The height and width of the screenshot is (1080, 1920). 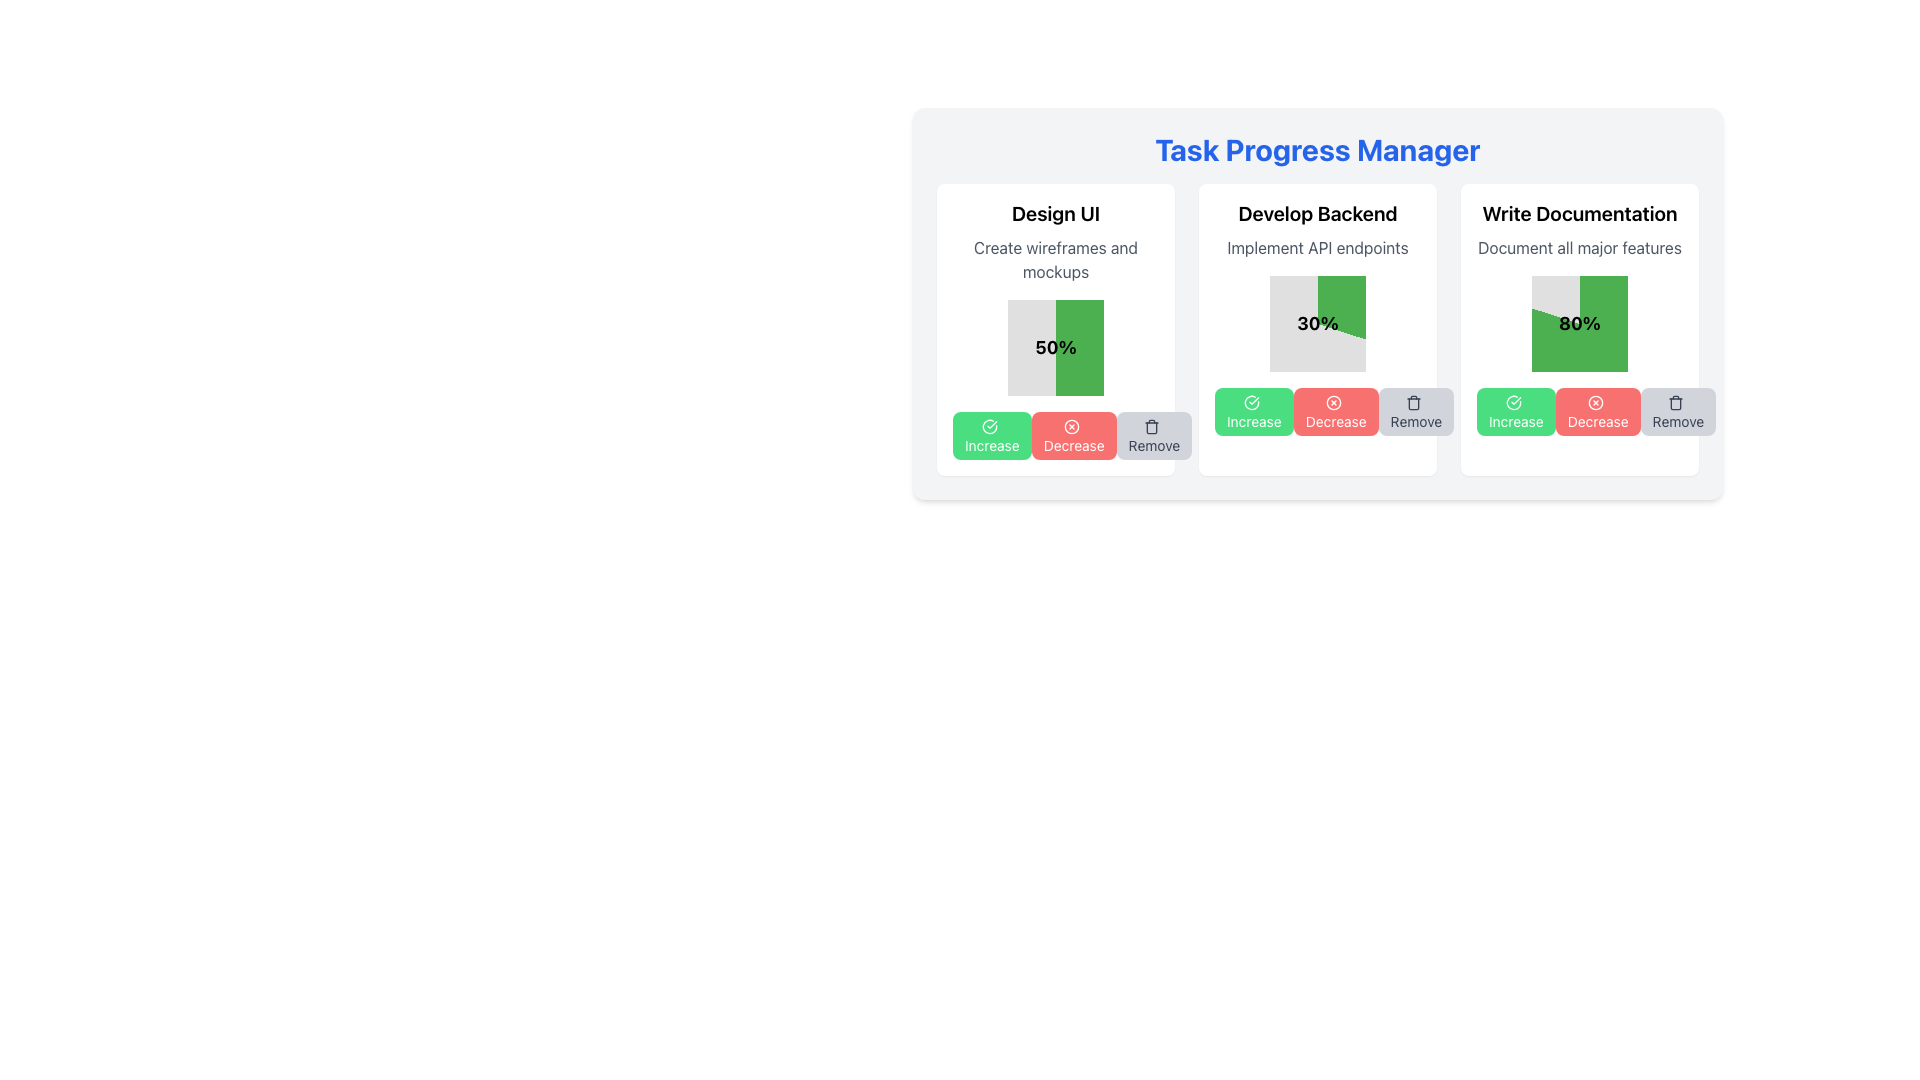 What do you see at coordinates (1578, 323) in the screenshot?
I see `the Circular Progress Indicator located centrally above the controls labeled 'Increase', 'Decrease', and 'Remove' within the 'Write Documentation' section` at bounding box center [1578, 323].